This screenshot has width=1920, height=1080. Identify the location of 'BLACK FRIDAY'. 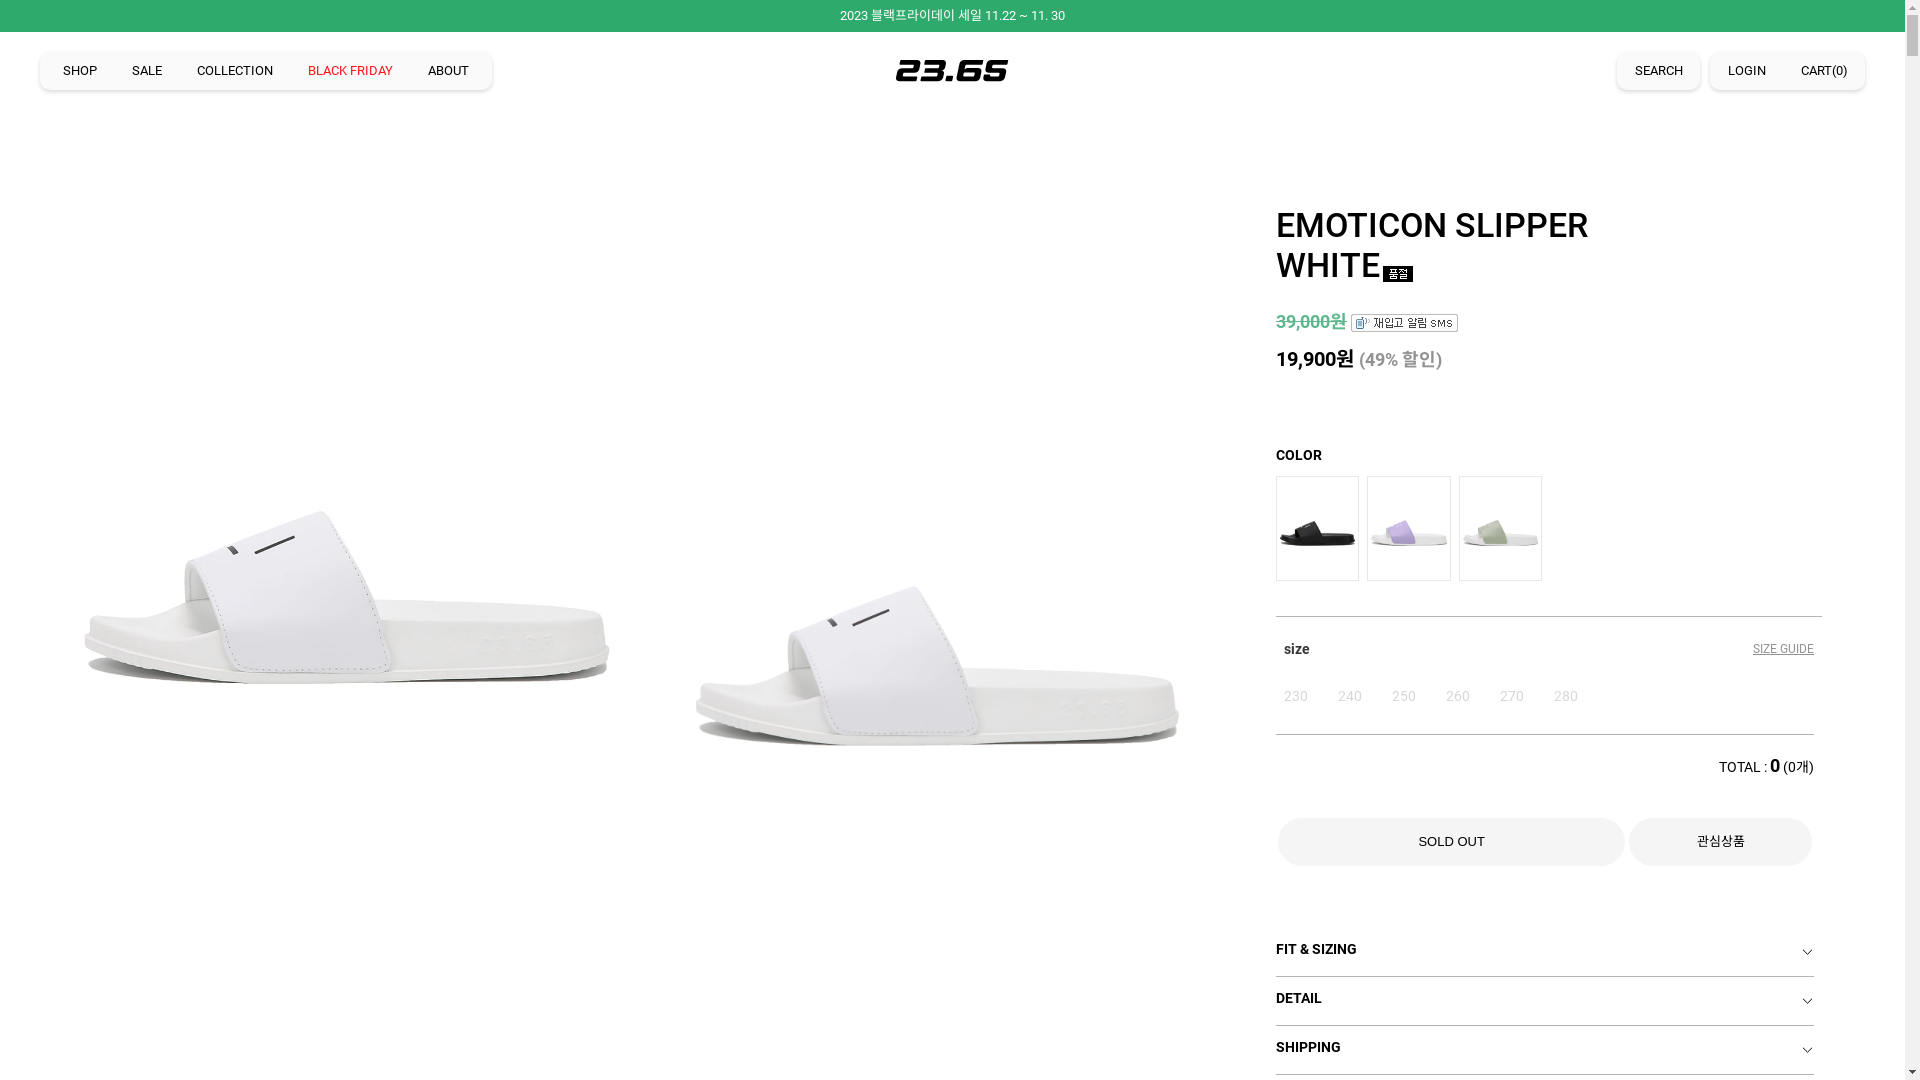
(350, 69).